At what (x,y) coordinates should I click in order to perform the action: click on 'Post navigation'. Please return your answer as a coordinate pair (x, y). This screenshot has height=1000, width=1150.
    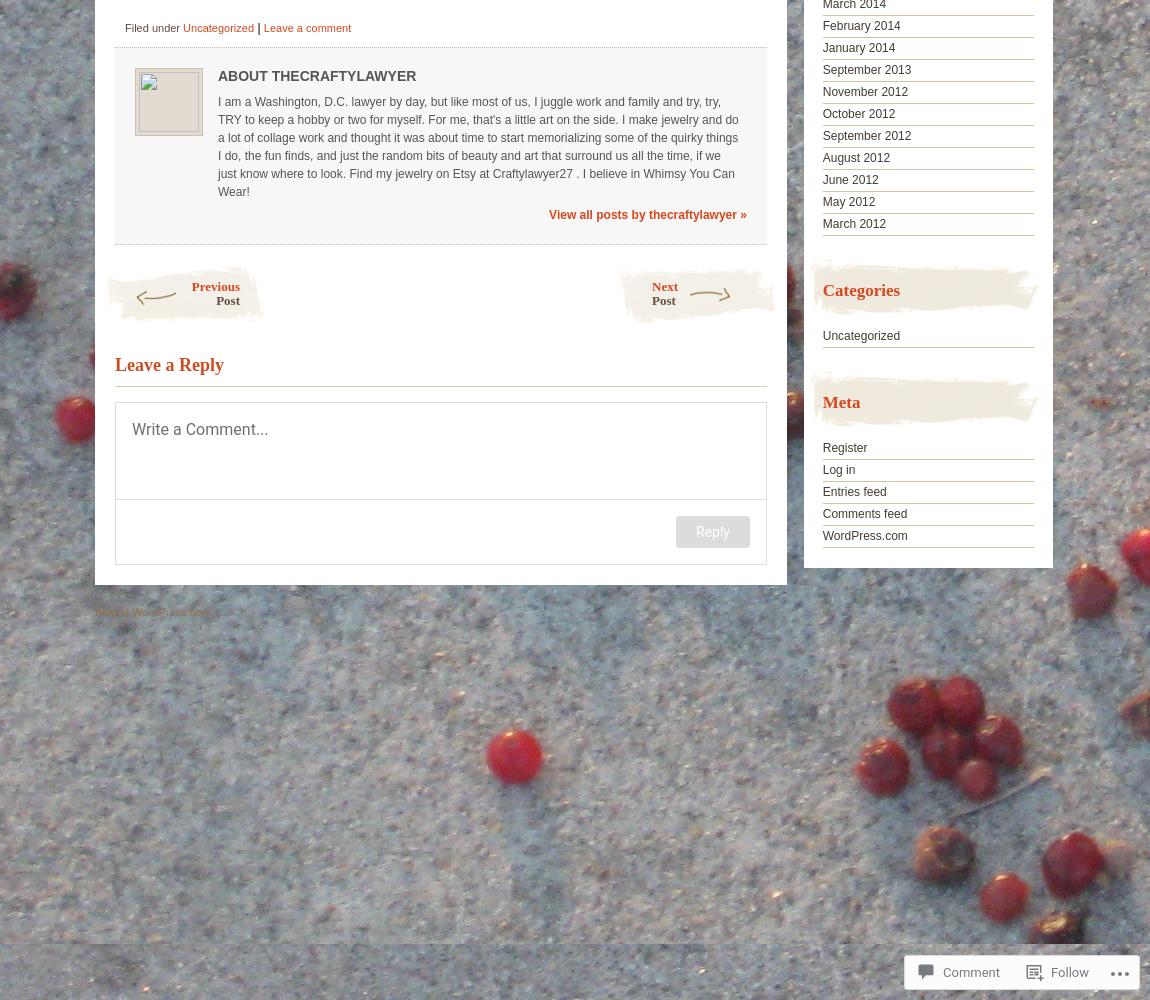
    Looking at the image, I should click on (151, 274).